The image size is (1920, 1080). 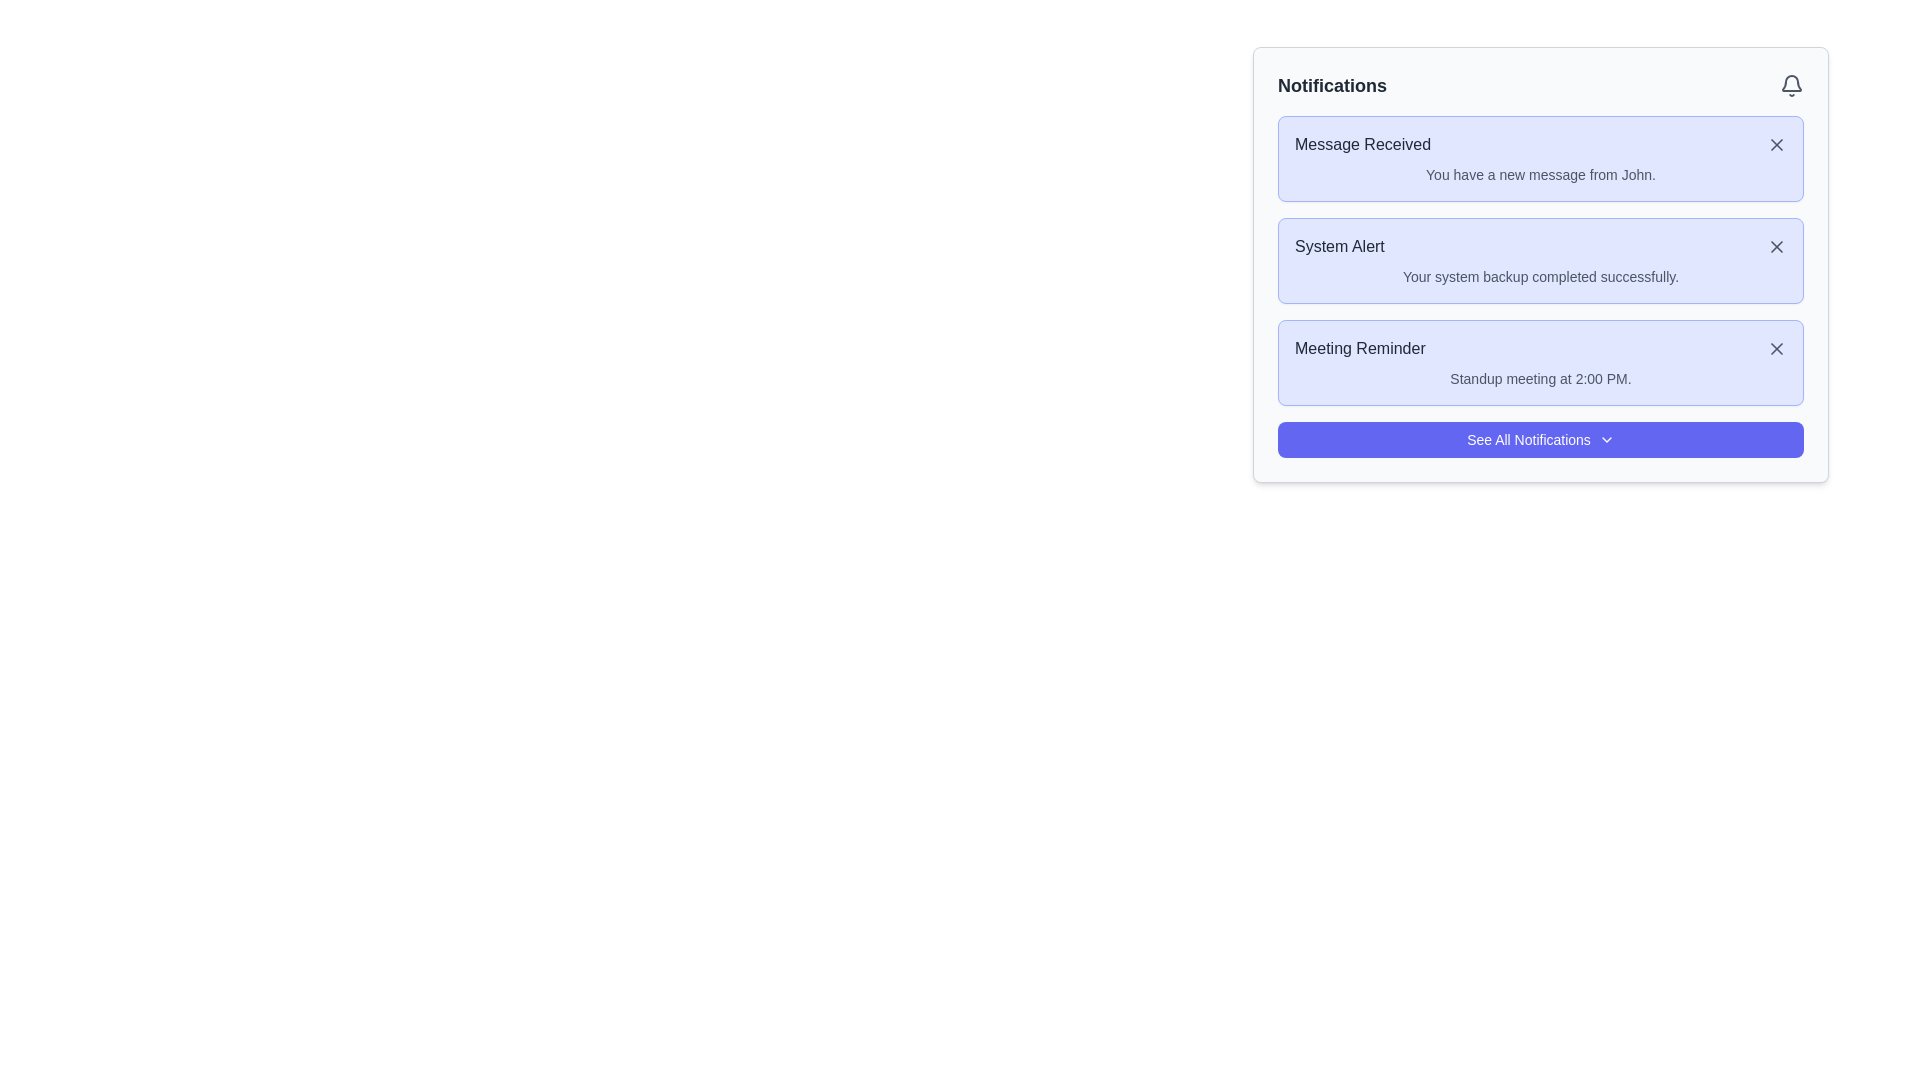 What do you see at coordinates (1539, 438) in the screenshot?
I see `the 'See All Notifications' button, which is a vibrant indigo button with rounded corners located at the bottom of the Notifications card` at bounding box center [1539, 438].